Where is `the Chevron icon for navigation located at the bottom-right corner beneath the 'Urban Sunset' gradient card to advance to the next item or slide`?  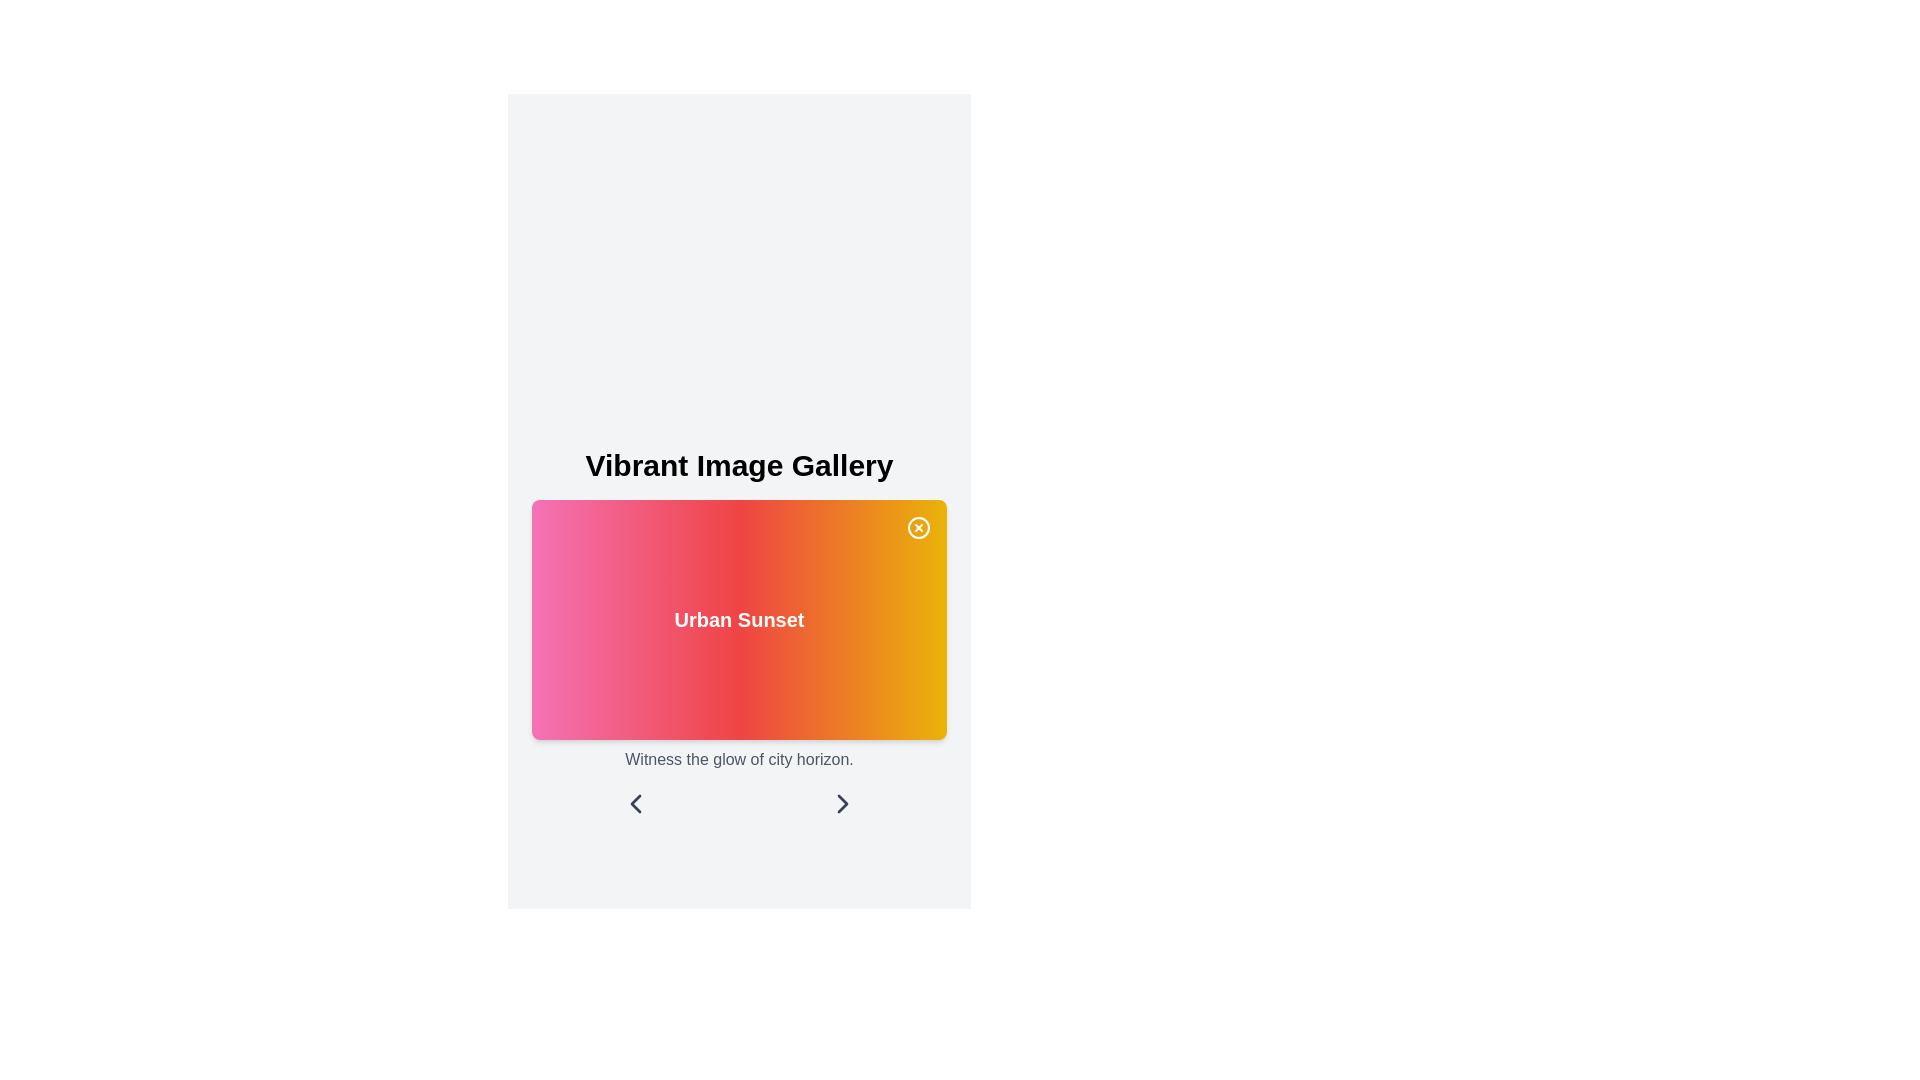
the Chevron icon for navigation located at the bottom-right corner beneath the 'Urban Sunset' gradient card to advance to the next item or slide is located at coordinates (843, 802).